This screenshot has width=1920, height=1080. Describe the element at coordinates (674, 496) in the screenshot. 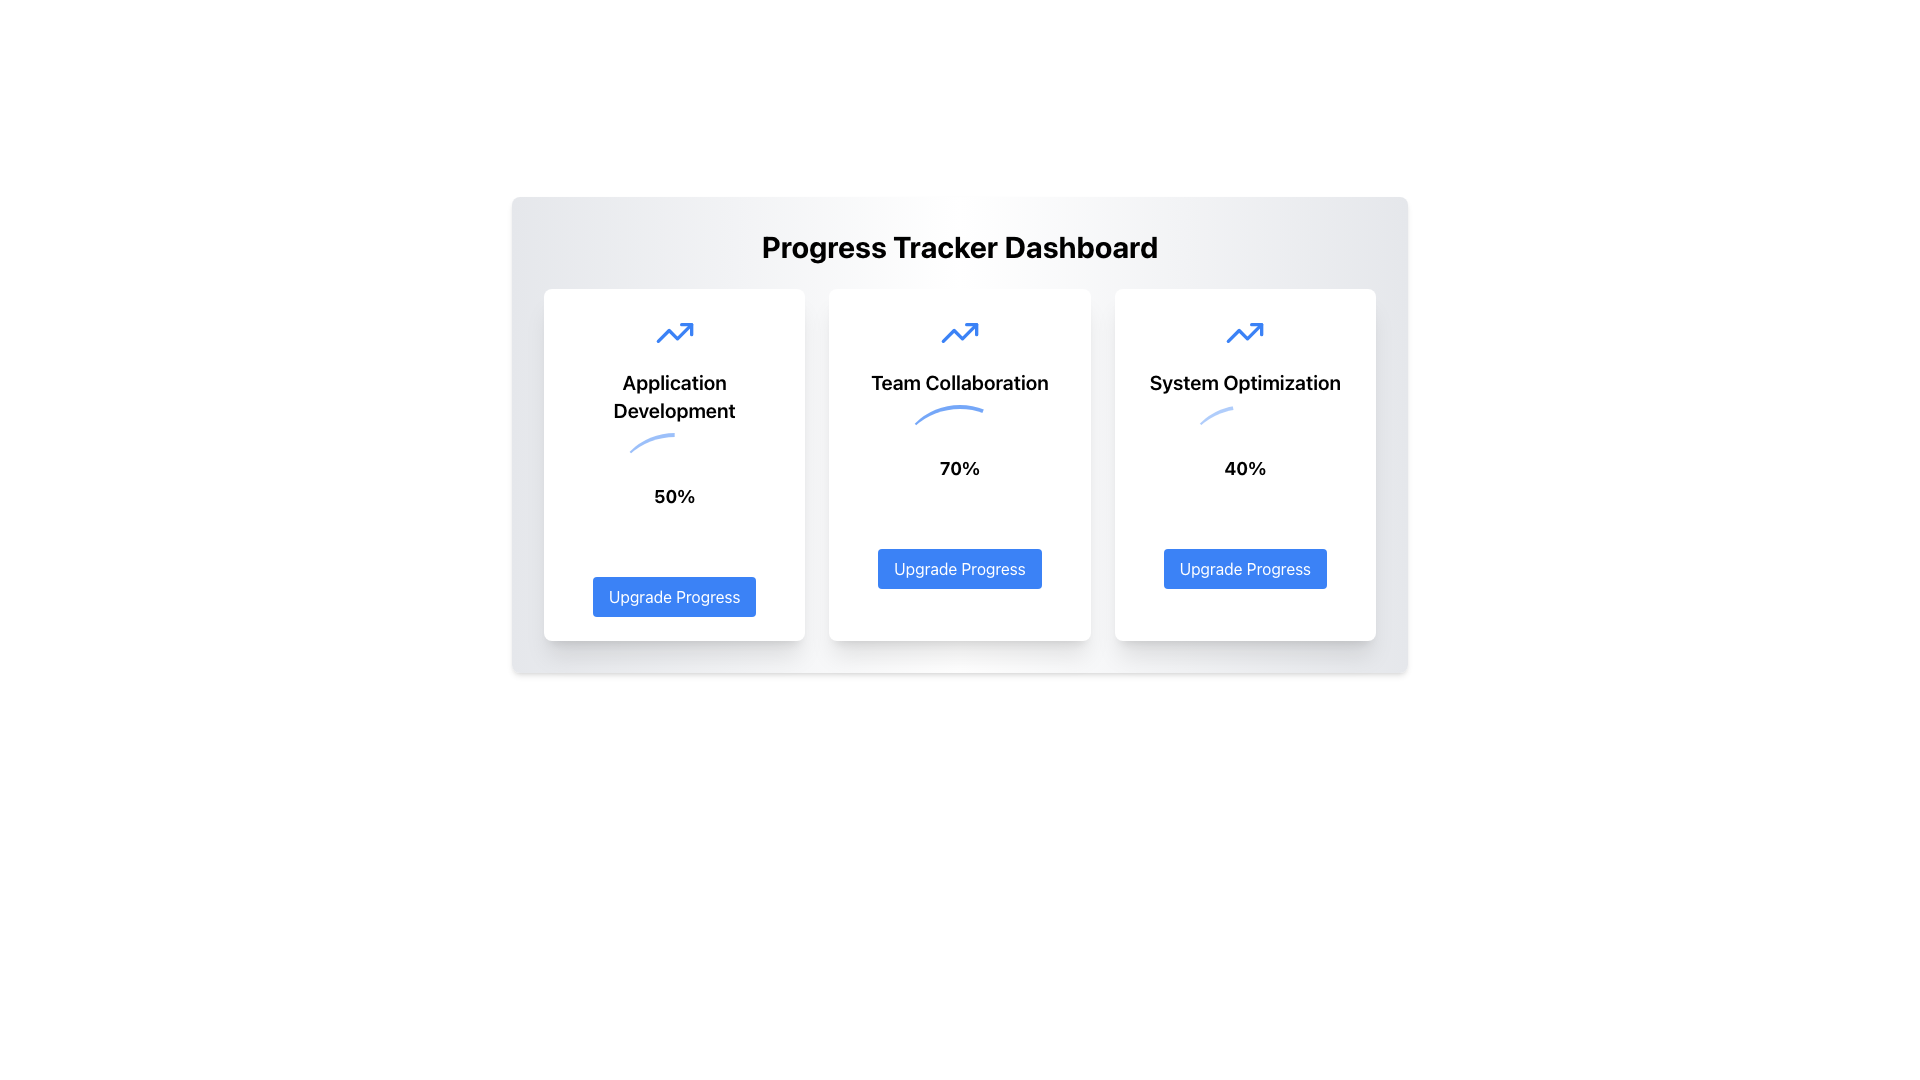

I see `the text label displaying the progress percentage, which is located in the center of the first card from the left, above the 'Upgrade Progress' button and below the 'Application Development' heading` at that location.